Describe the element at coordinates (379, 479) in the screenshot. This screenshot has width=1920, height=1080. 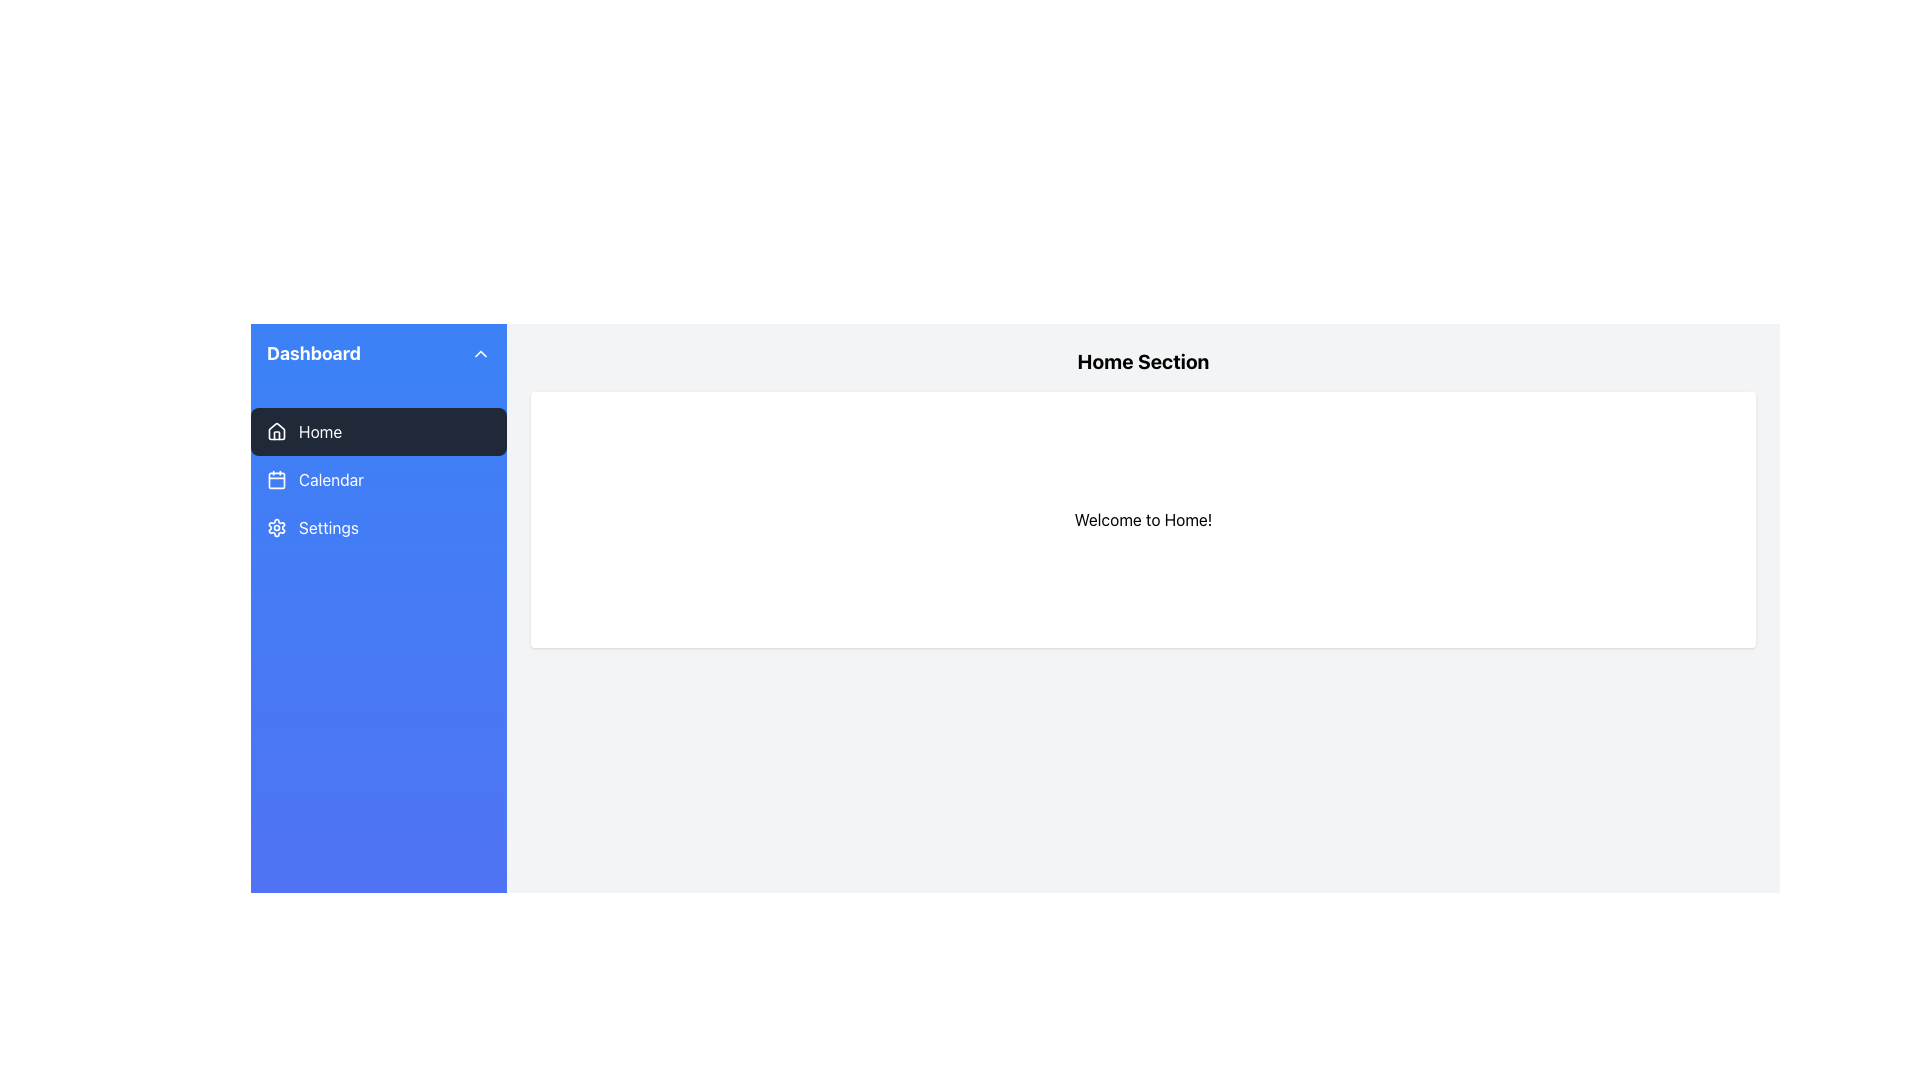
I see `the 'Calendar' menu item located in the sidebar, which is the second item in the vertical list` at that location.